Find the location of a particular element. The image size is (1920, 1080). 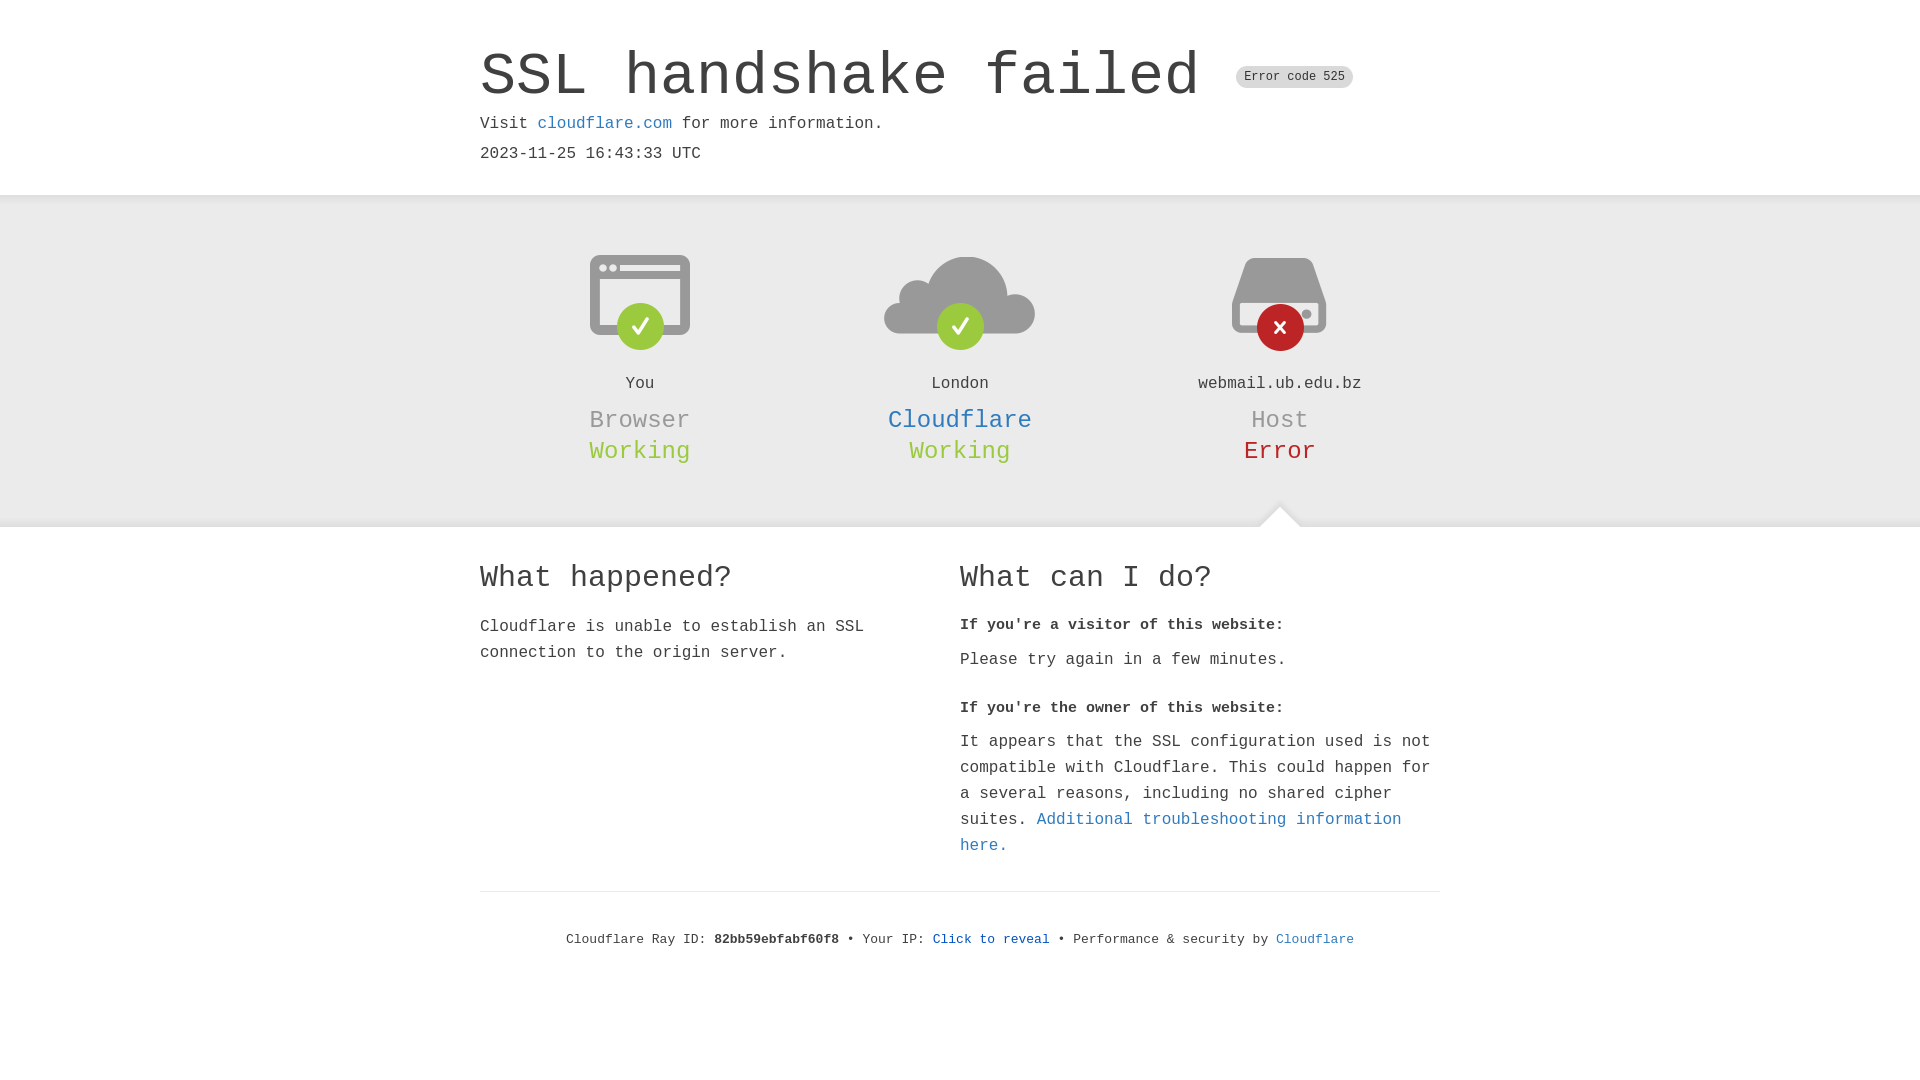

'Click to reveal' is located at coordinates (991, 939).